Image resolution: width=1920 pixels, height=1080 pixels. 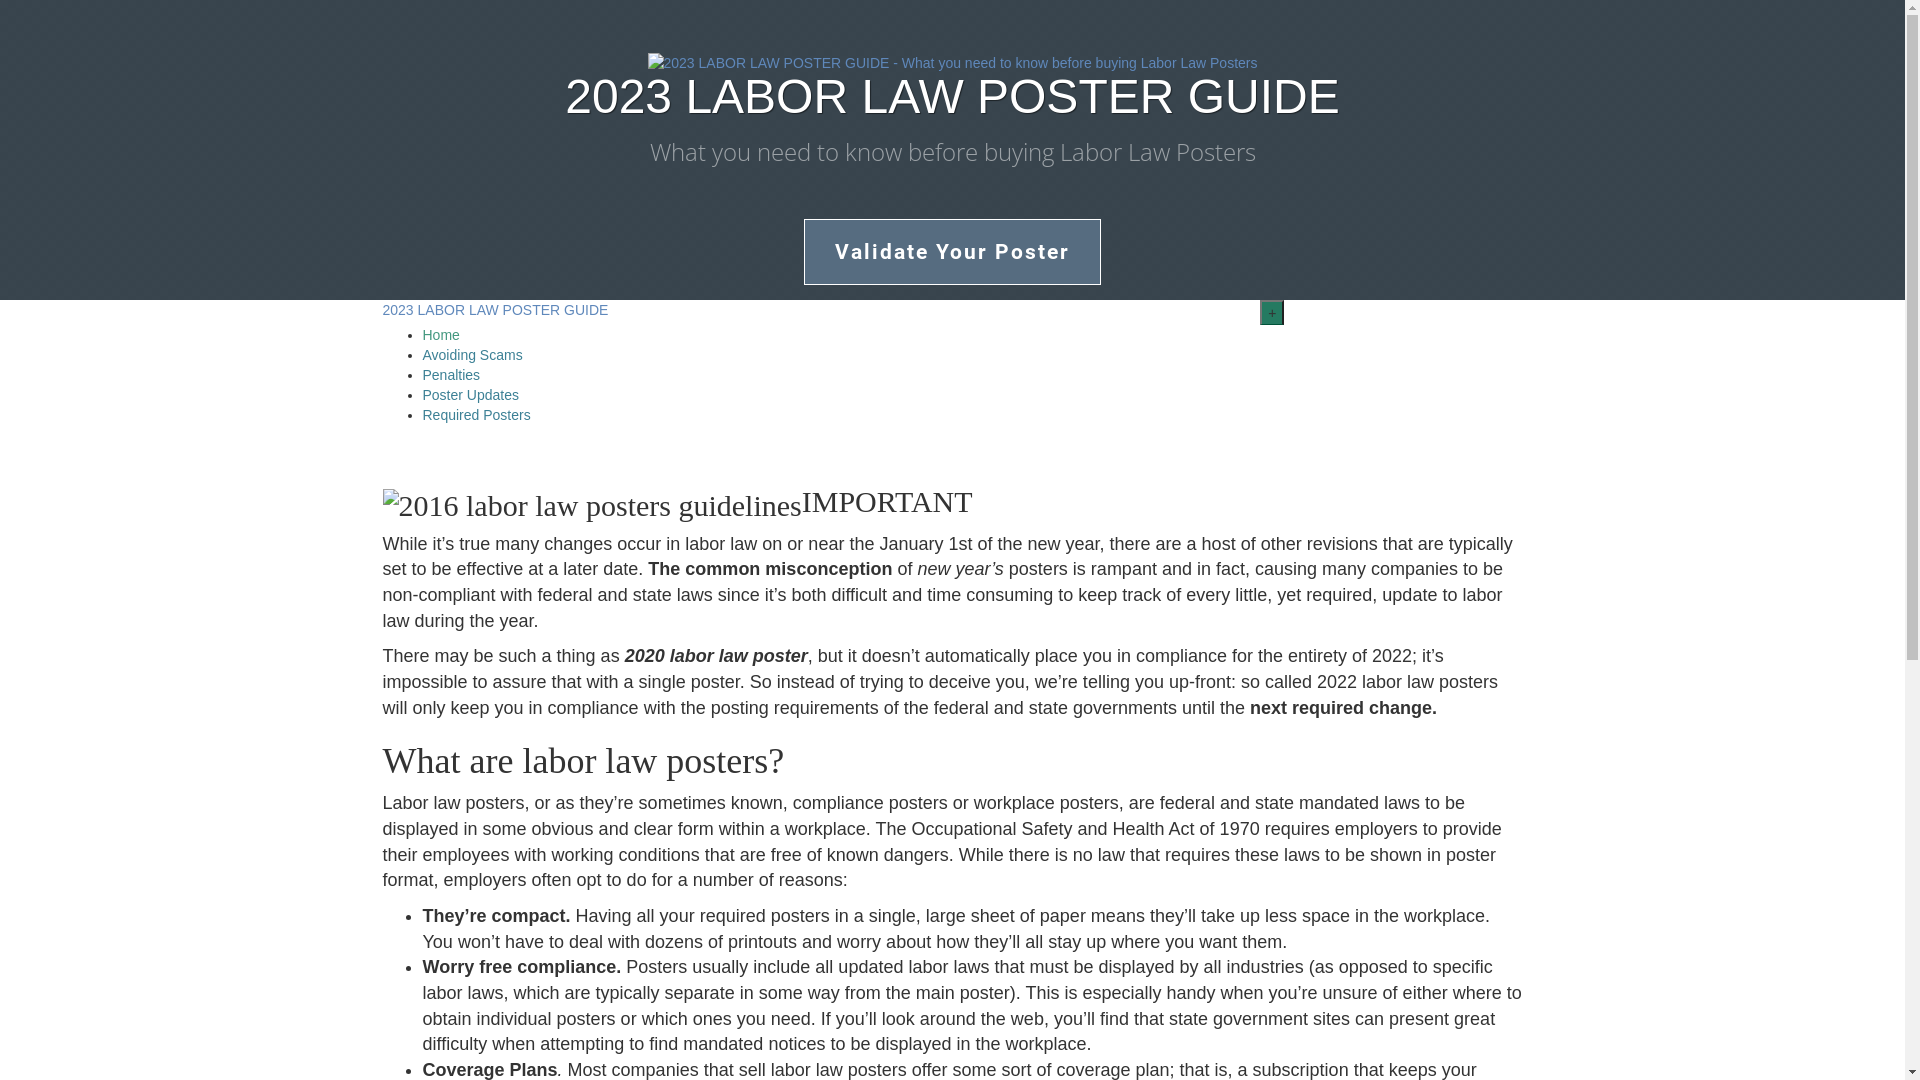 What do you see at coordinates (450, 374) in the screenshot?
I see `'Penalties'` at bounding box center [450, 374].